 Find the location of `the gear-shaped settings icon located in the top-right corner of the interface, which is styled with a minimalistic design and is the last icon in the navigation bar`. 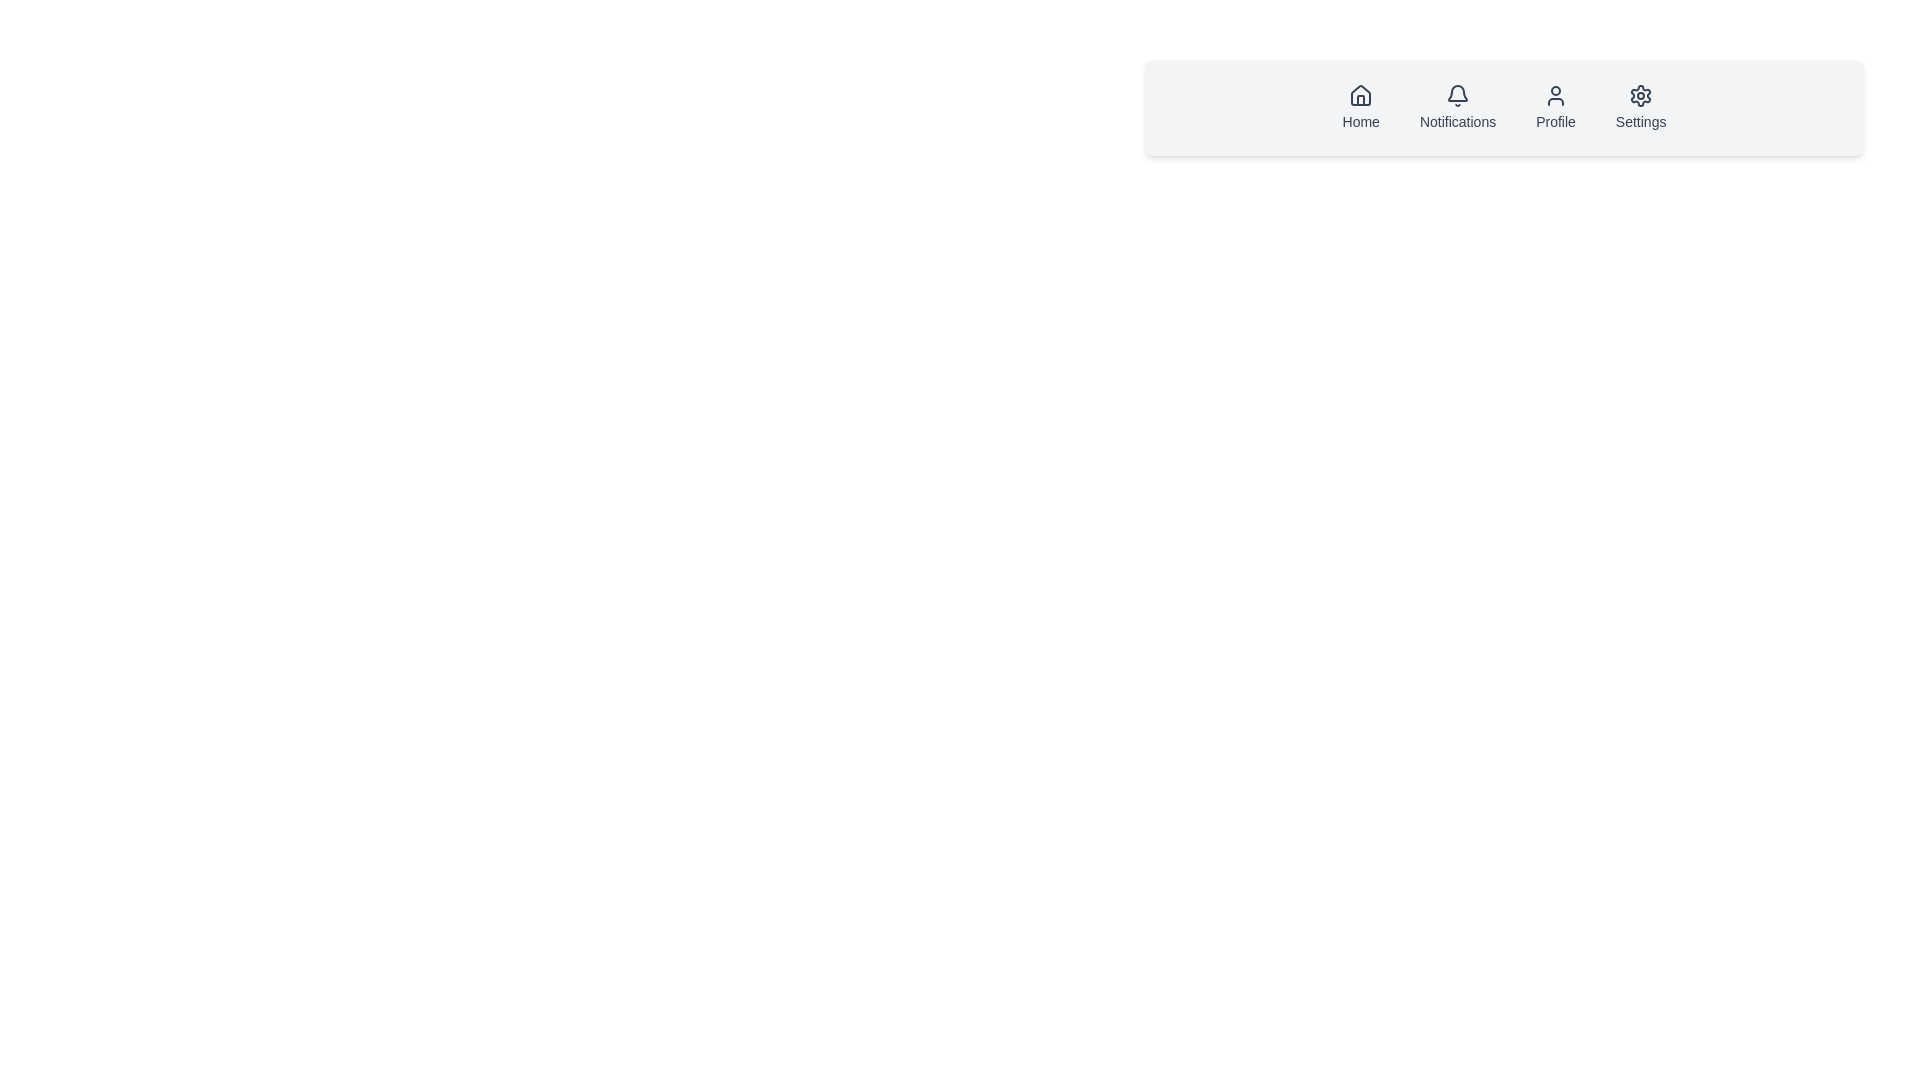

the gear-shaped settings icon located in the top-right corner of the interface, which is styled with a minimalistic design and is the last icon in the navigation bar is located at coordinates (1641, 96).